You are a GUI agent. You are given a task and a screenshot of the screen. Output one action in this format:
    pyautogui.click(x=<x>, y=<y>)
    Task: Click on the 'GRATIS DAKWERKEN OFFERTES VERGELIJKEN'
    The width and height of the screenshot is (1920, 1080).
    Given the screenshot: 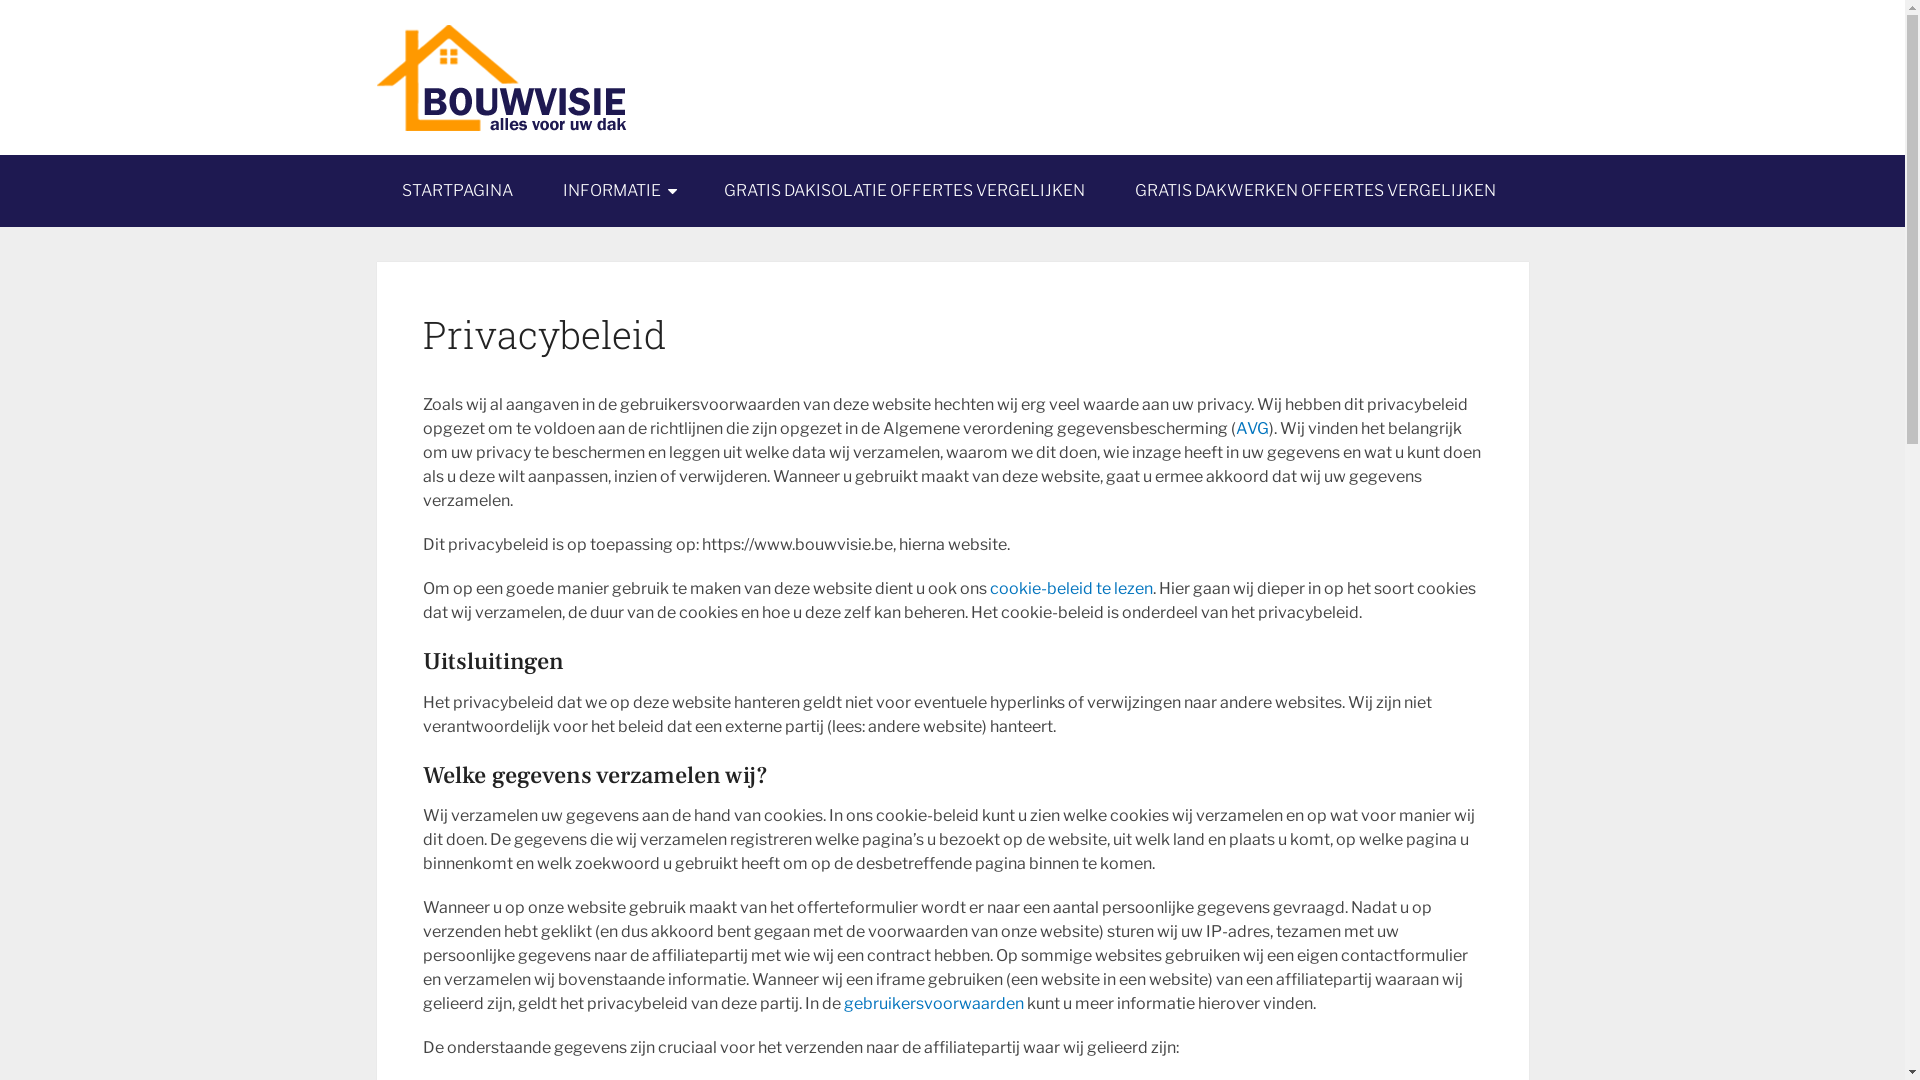 What is the action you would take?
    pyautogui.click(x=1315, y=191)
    